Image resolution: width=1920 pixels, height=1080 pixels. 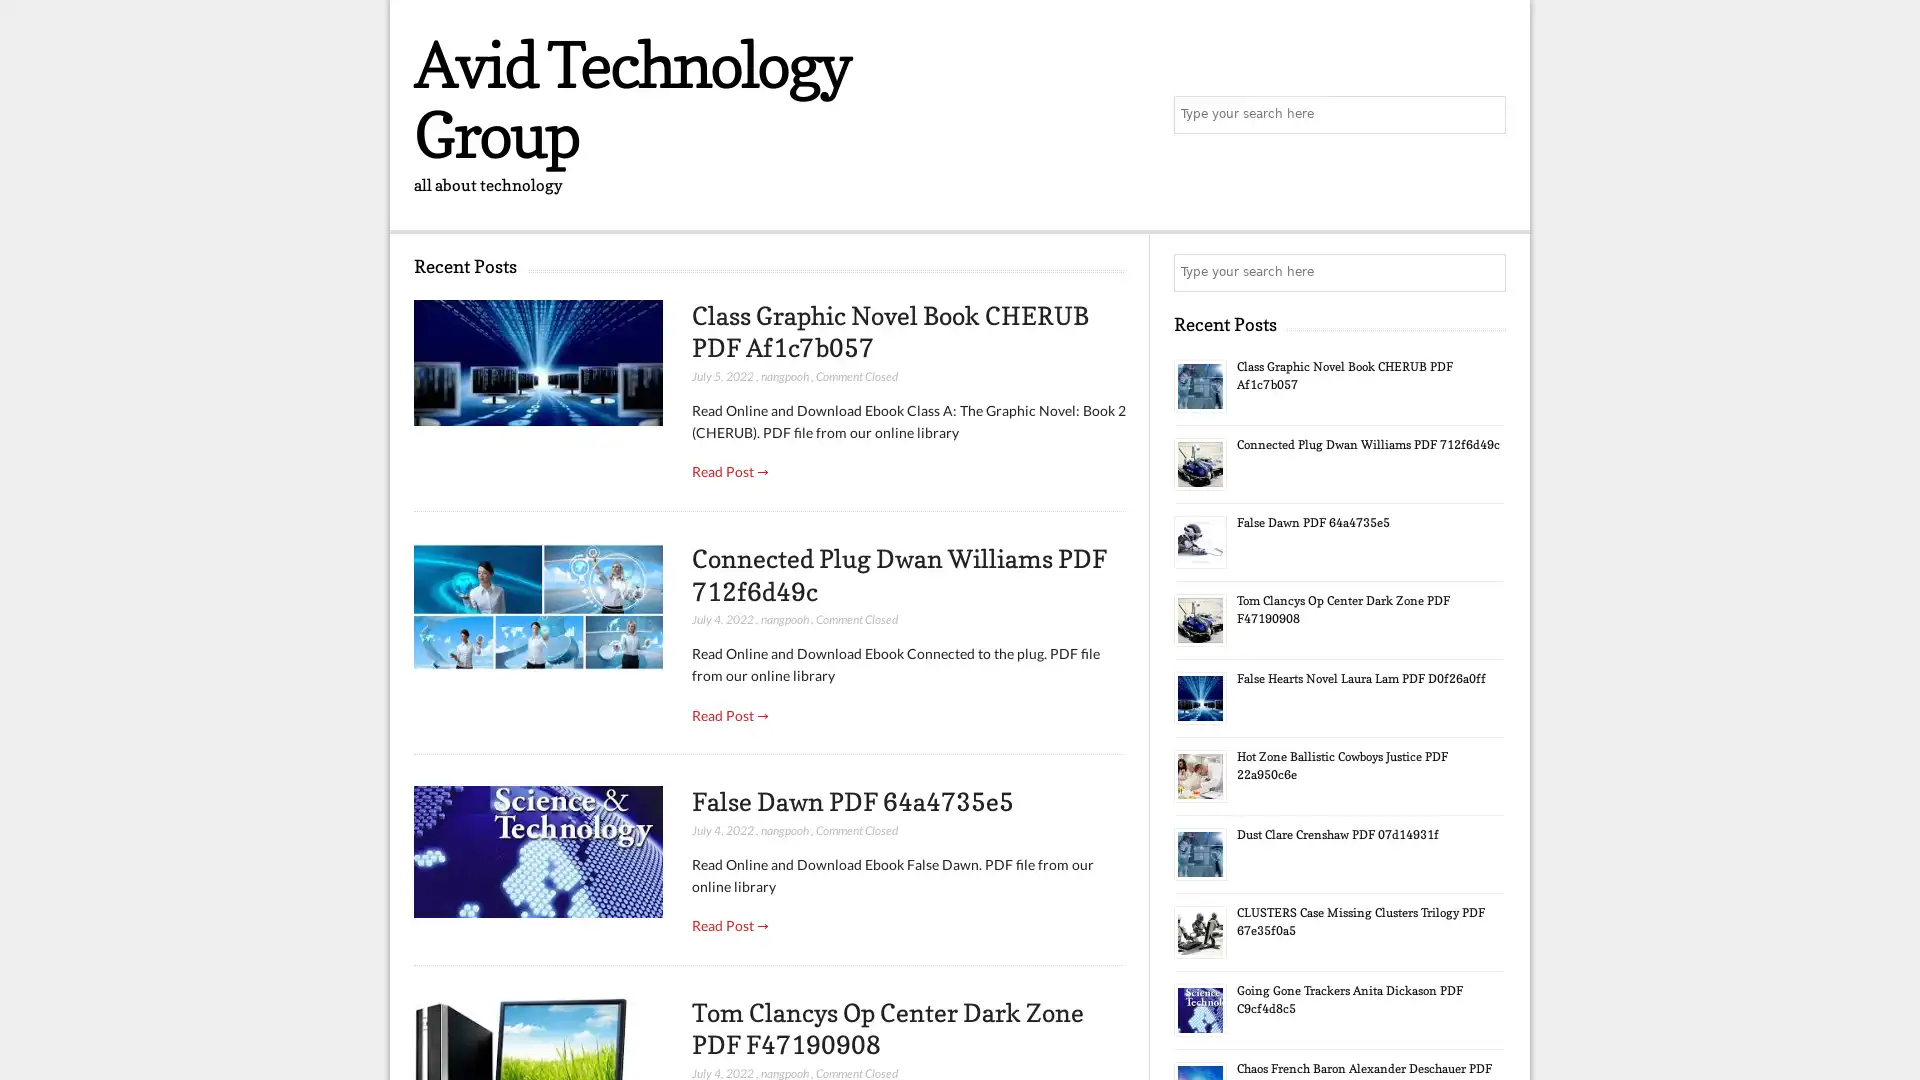 What do you see at coordinates (1485, 115) in the screenshot?
I see `Search` at bounding box center [1485, 115].